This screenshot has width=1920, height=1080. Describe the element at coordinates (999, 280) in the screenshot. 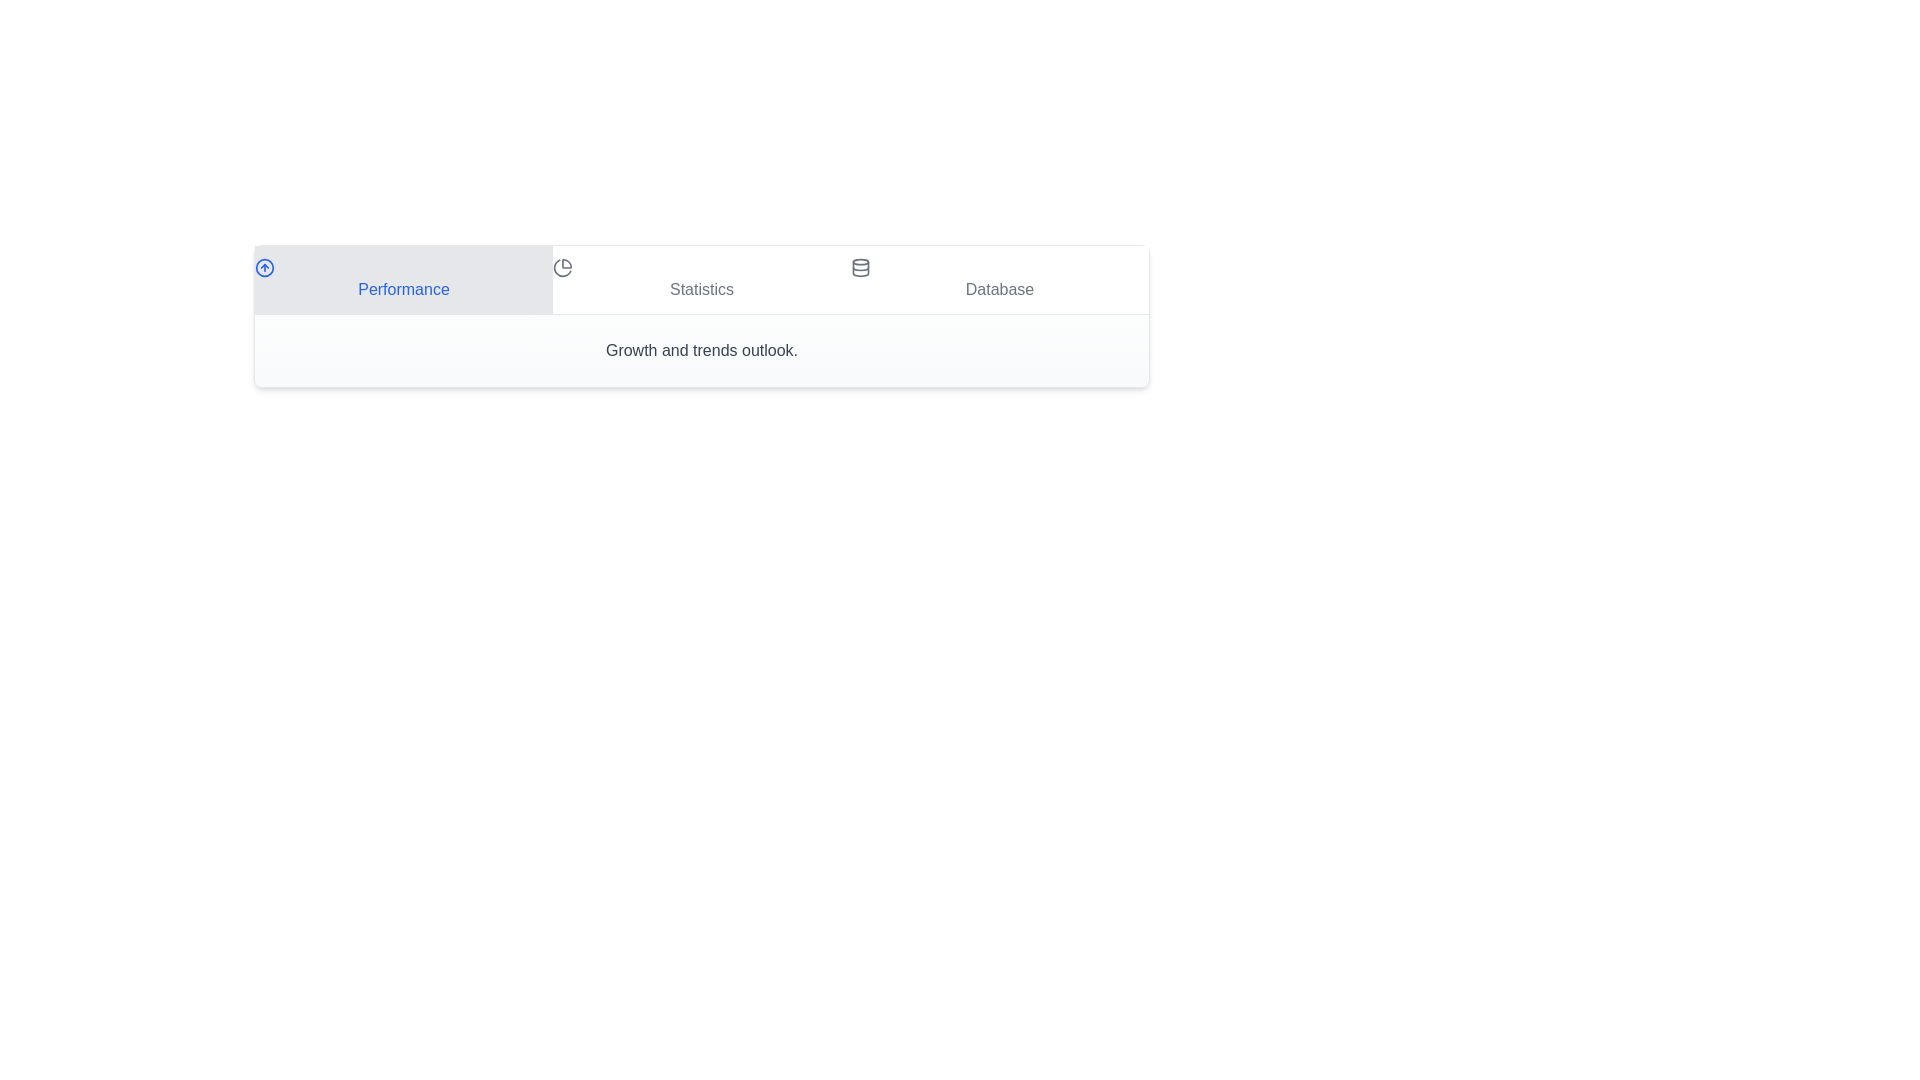

I see `the Database tab by clicking on it` at that location.